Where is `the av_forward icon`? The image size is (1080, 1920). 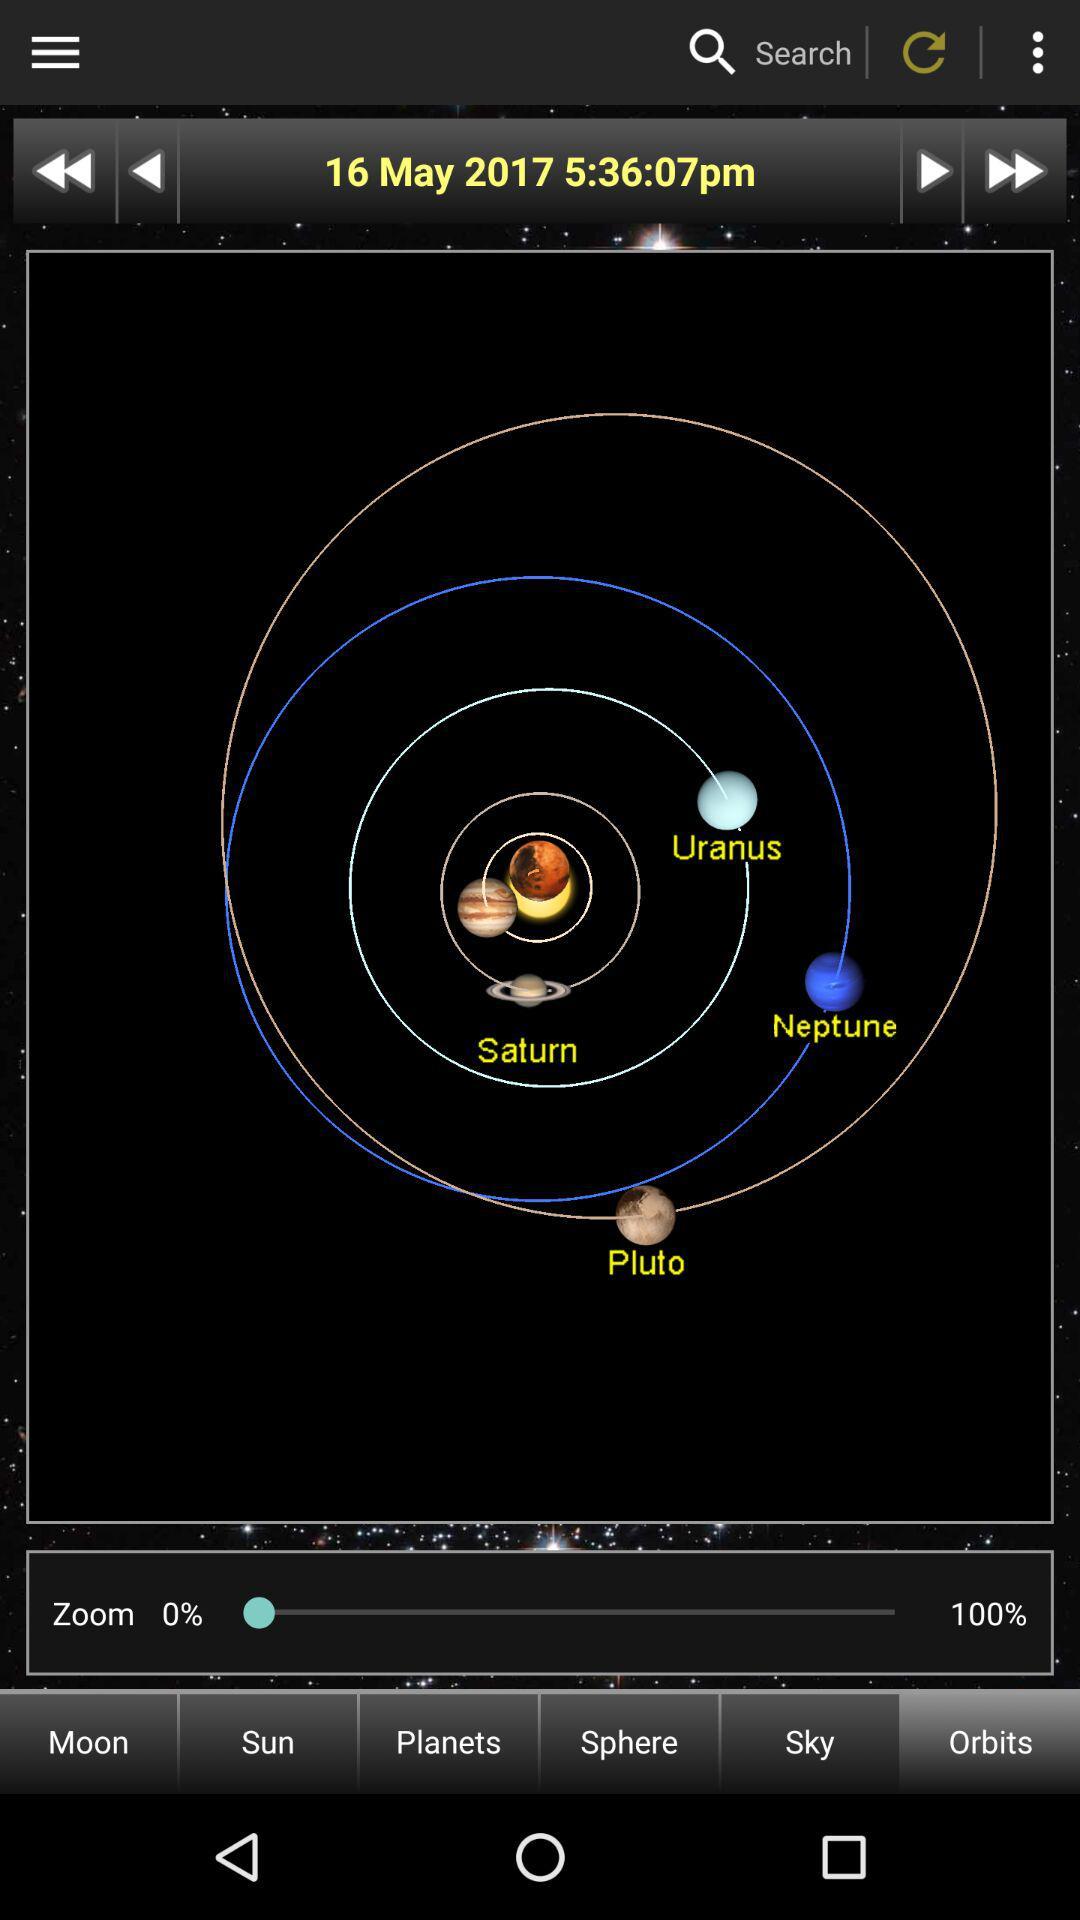
the av_forward icon is located at coordinates (1015, 171).